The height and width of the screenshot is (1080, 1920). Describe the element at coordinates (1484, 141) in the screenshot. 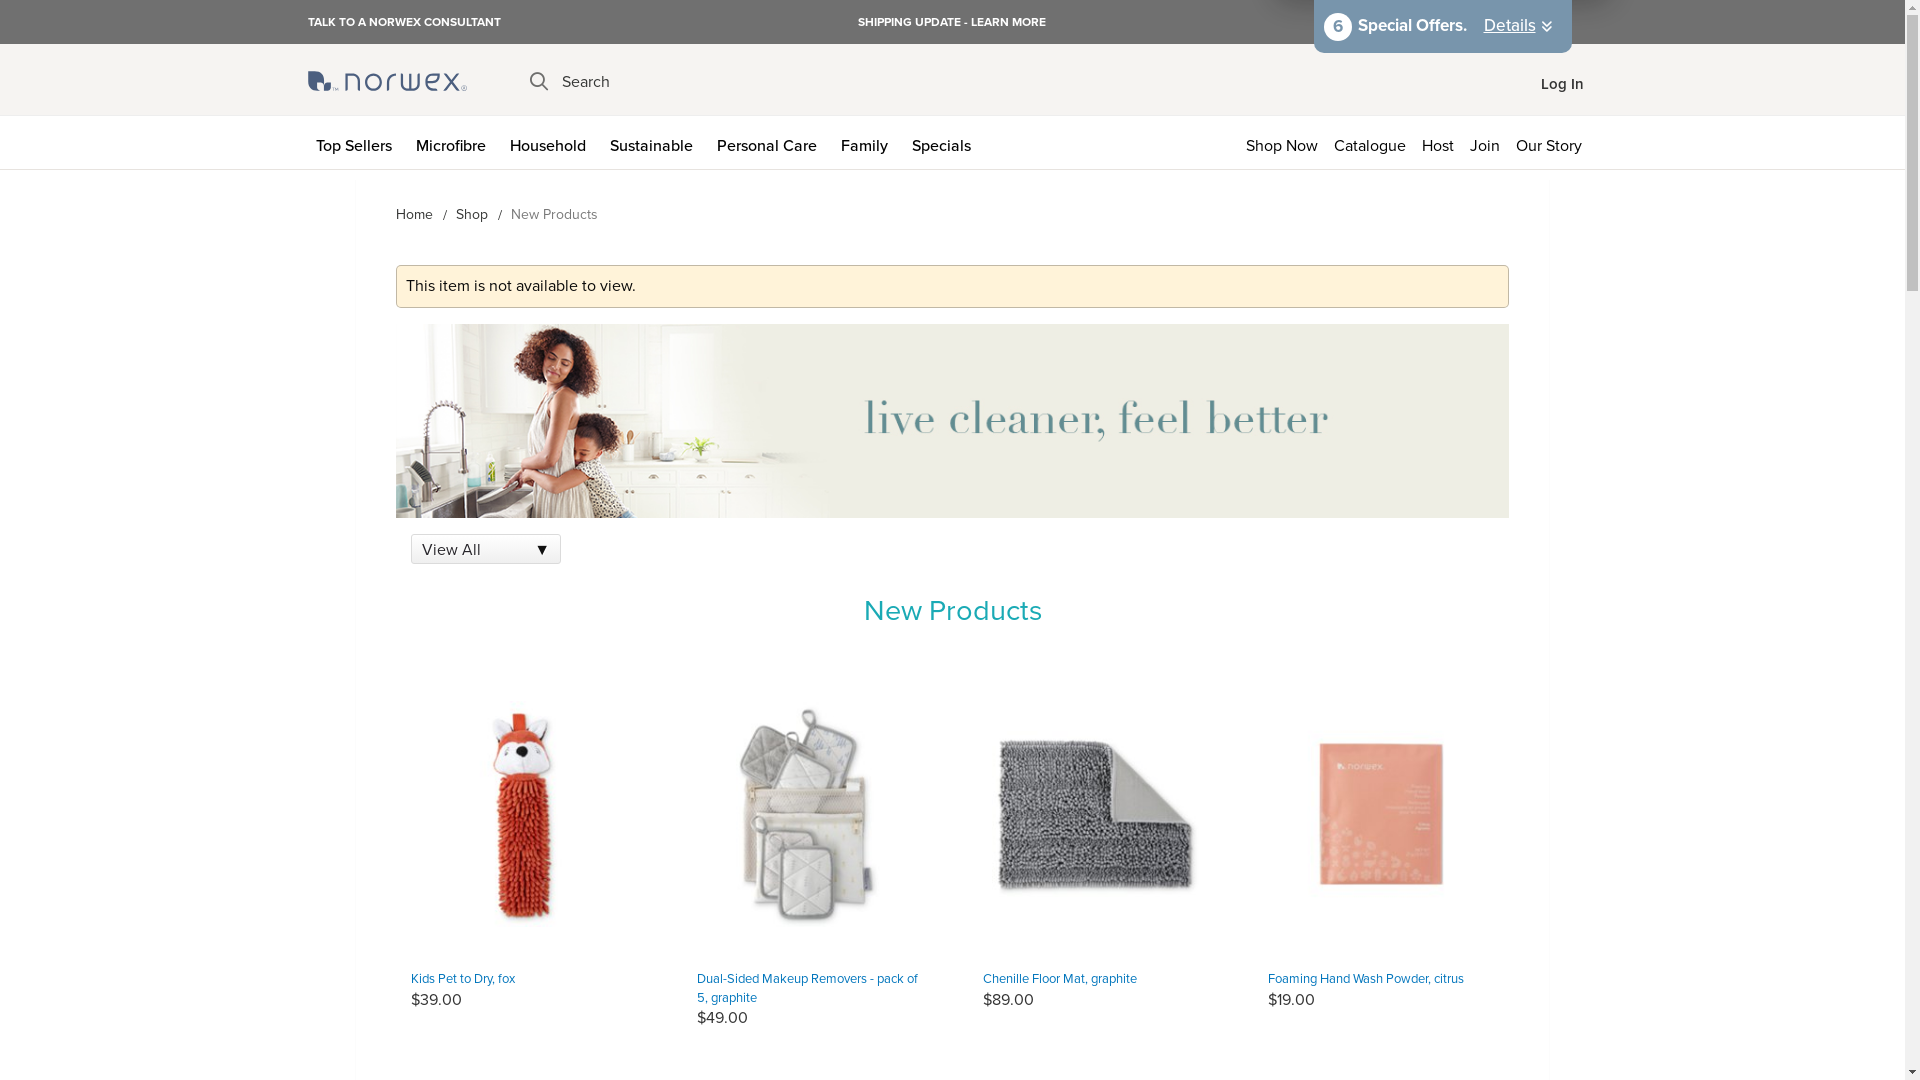

I see `'Join'` at that location.